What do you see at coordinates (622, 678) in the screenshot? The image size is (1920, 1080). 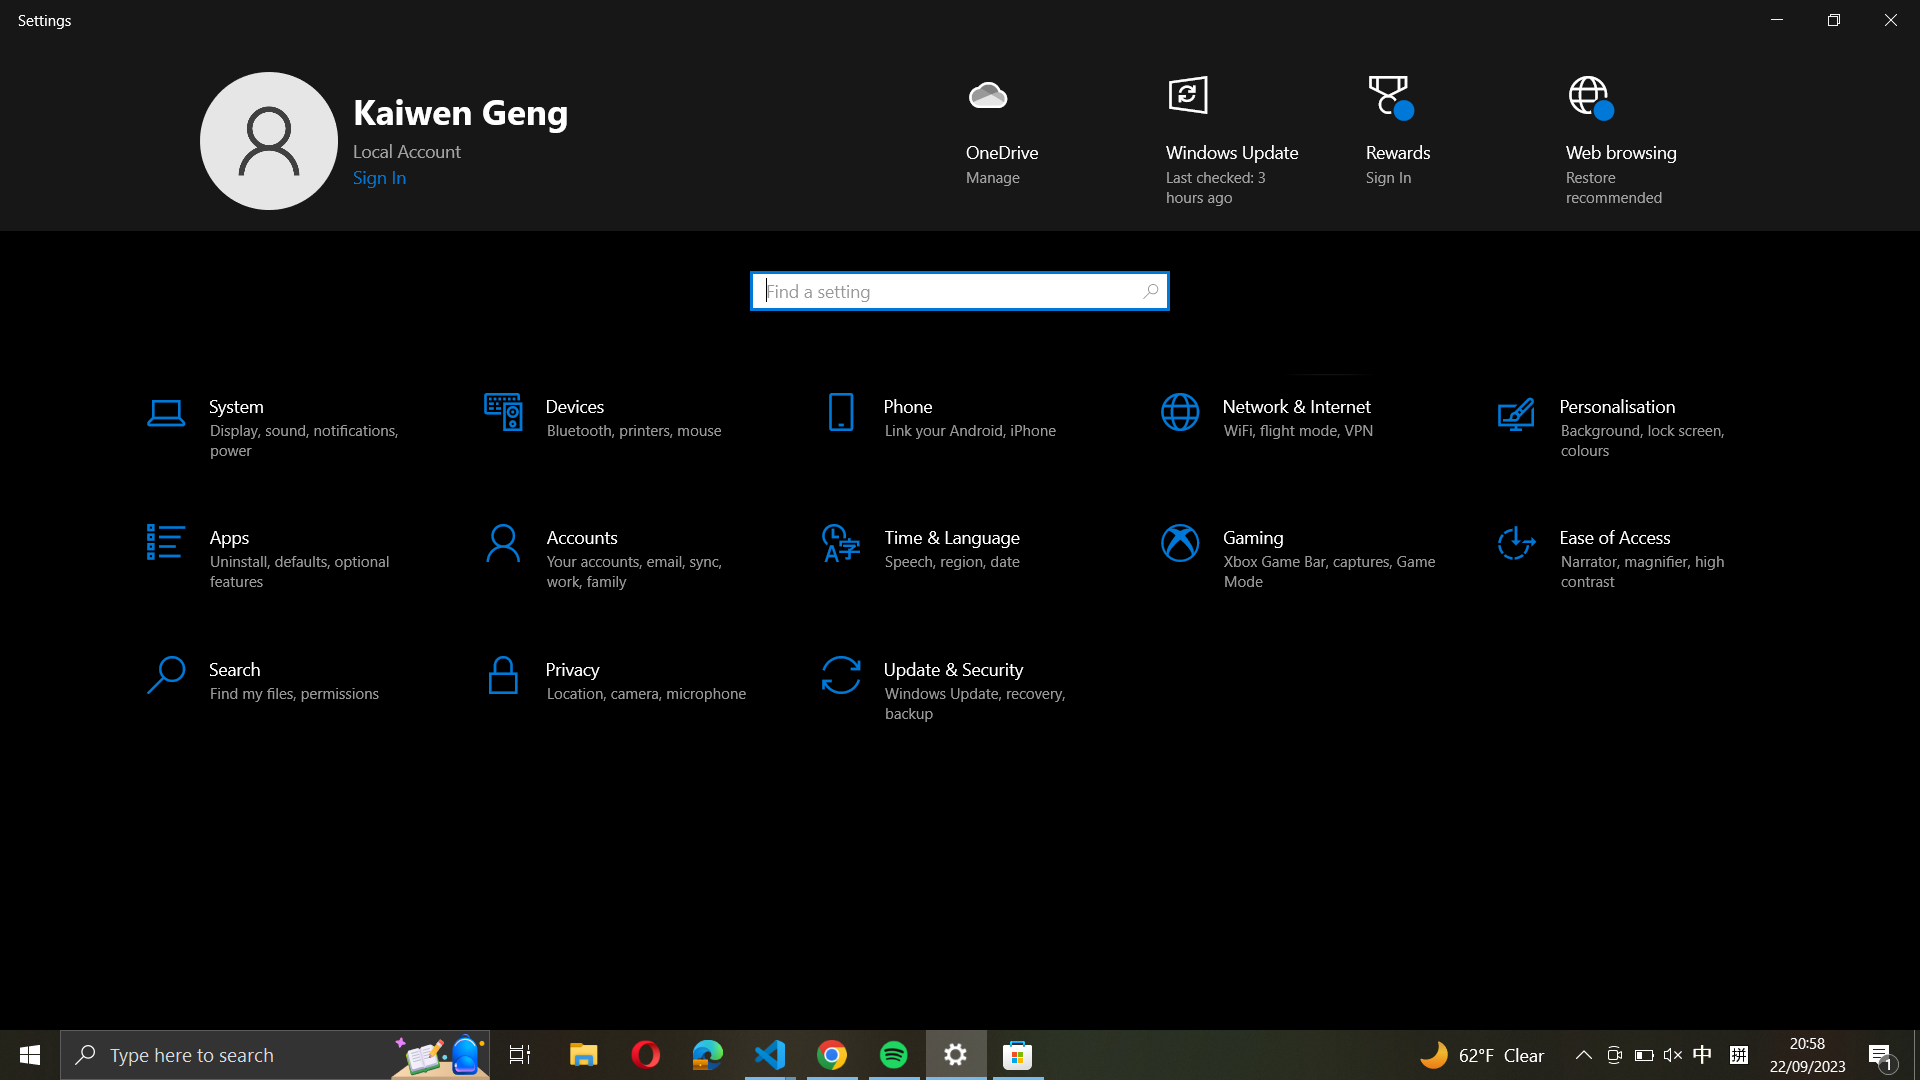 I see `Utilize the final row button to alter settings of the microphone` at bounding box center [622, 678].